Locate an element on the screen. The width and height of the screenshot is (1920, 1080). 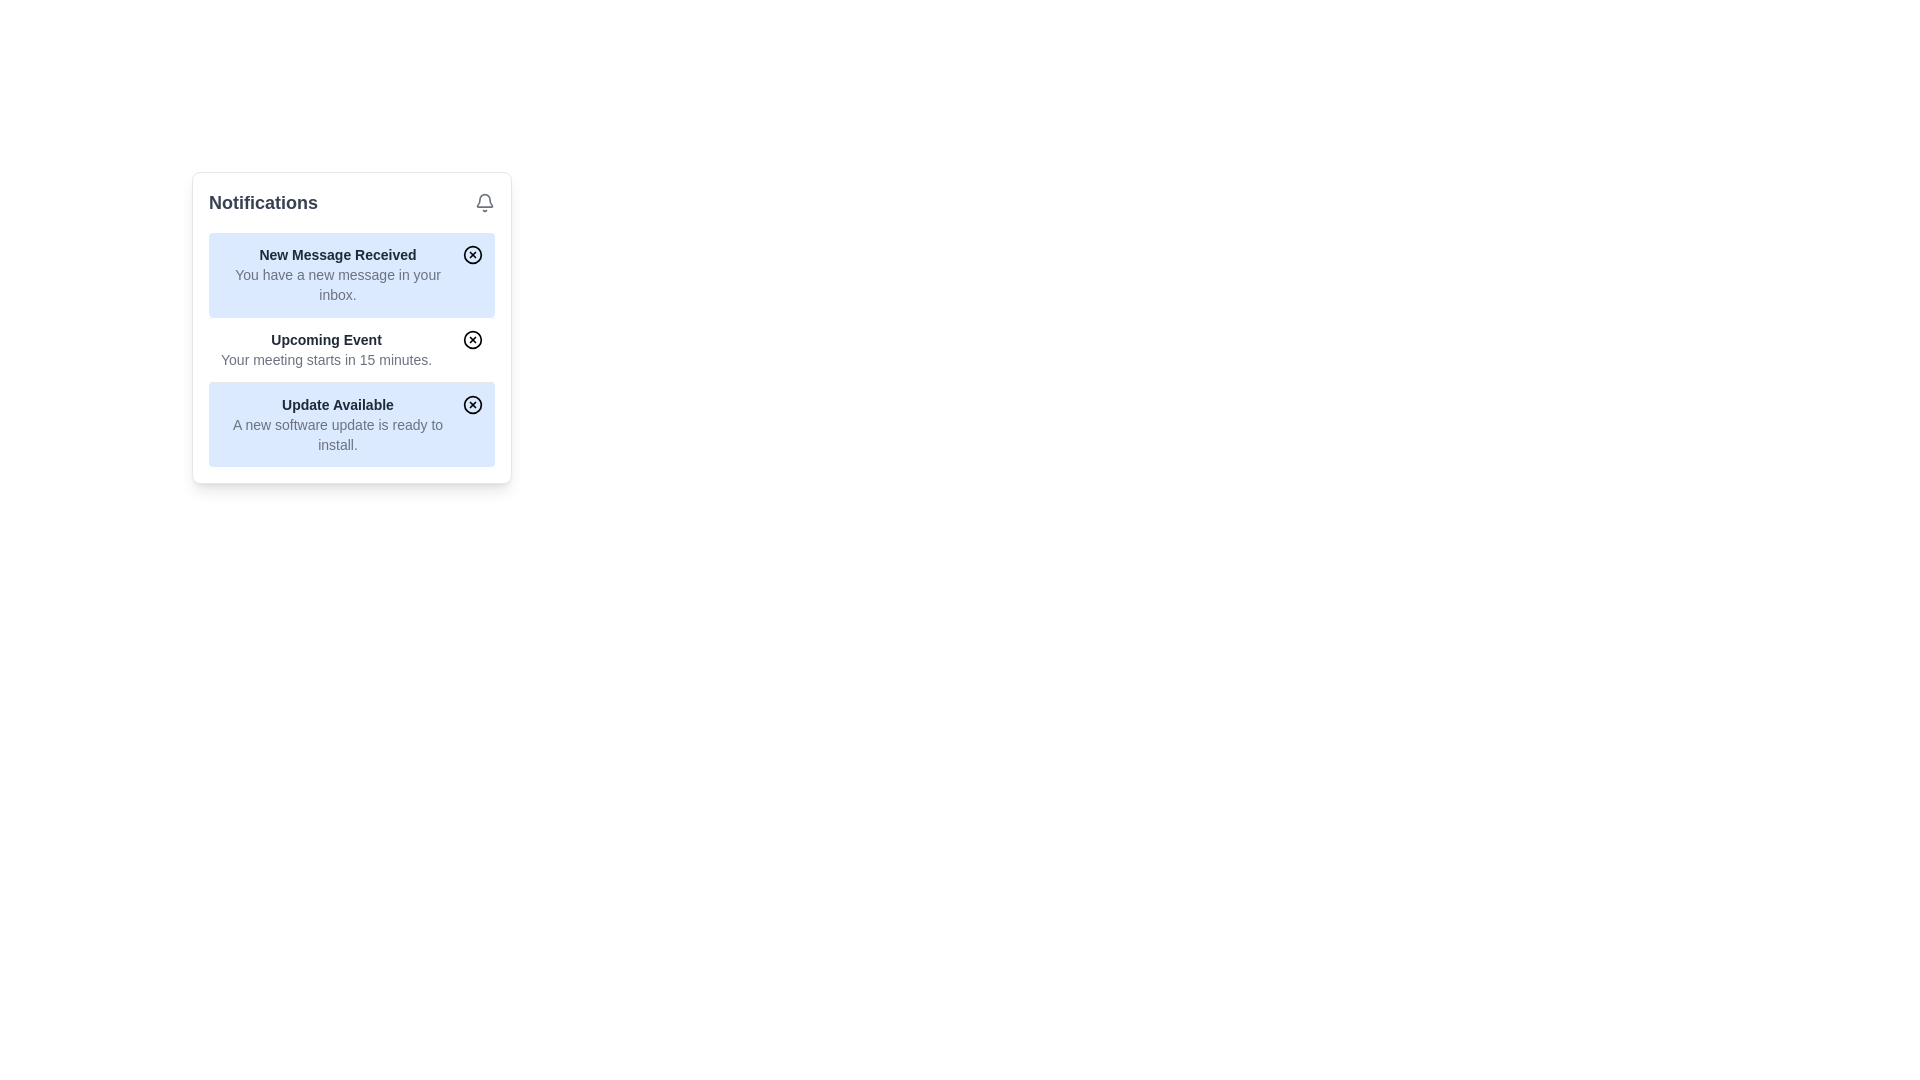
text of the Notification card that informs the user about the availability of a new software update, located in the notification panel between the 'Upcoming Event' notification and the bottom edge of the panel is located at coordinates (351, 423).